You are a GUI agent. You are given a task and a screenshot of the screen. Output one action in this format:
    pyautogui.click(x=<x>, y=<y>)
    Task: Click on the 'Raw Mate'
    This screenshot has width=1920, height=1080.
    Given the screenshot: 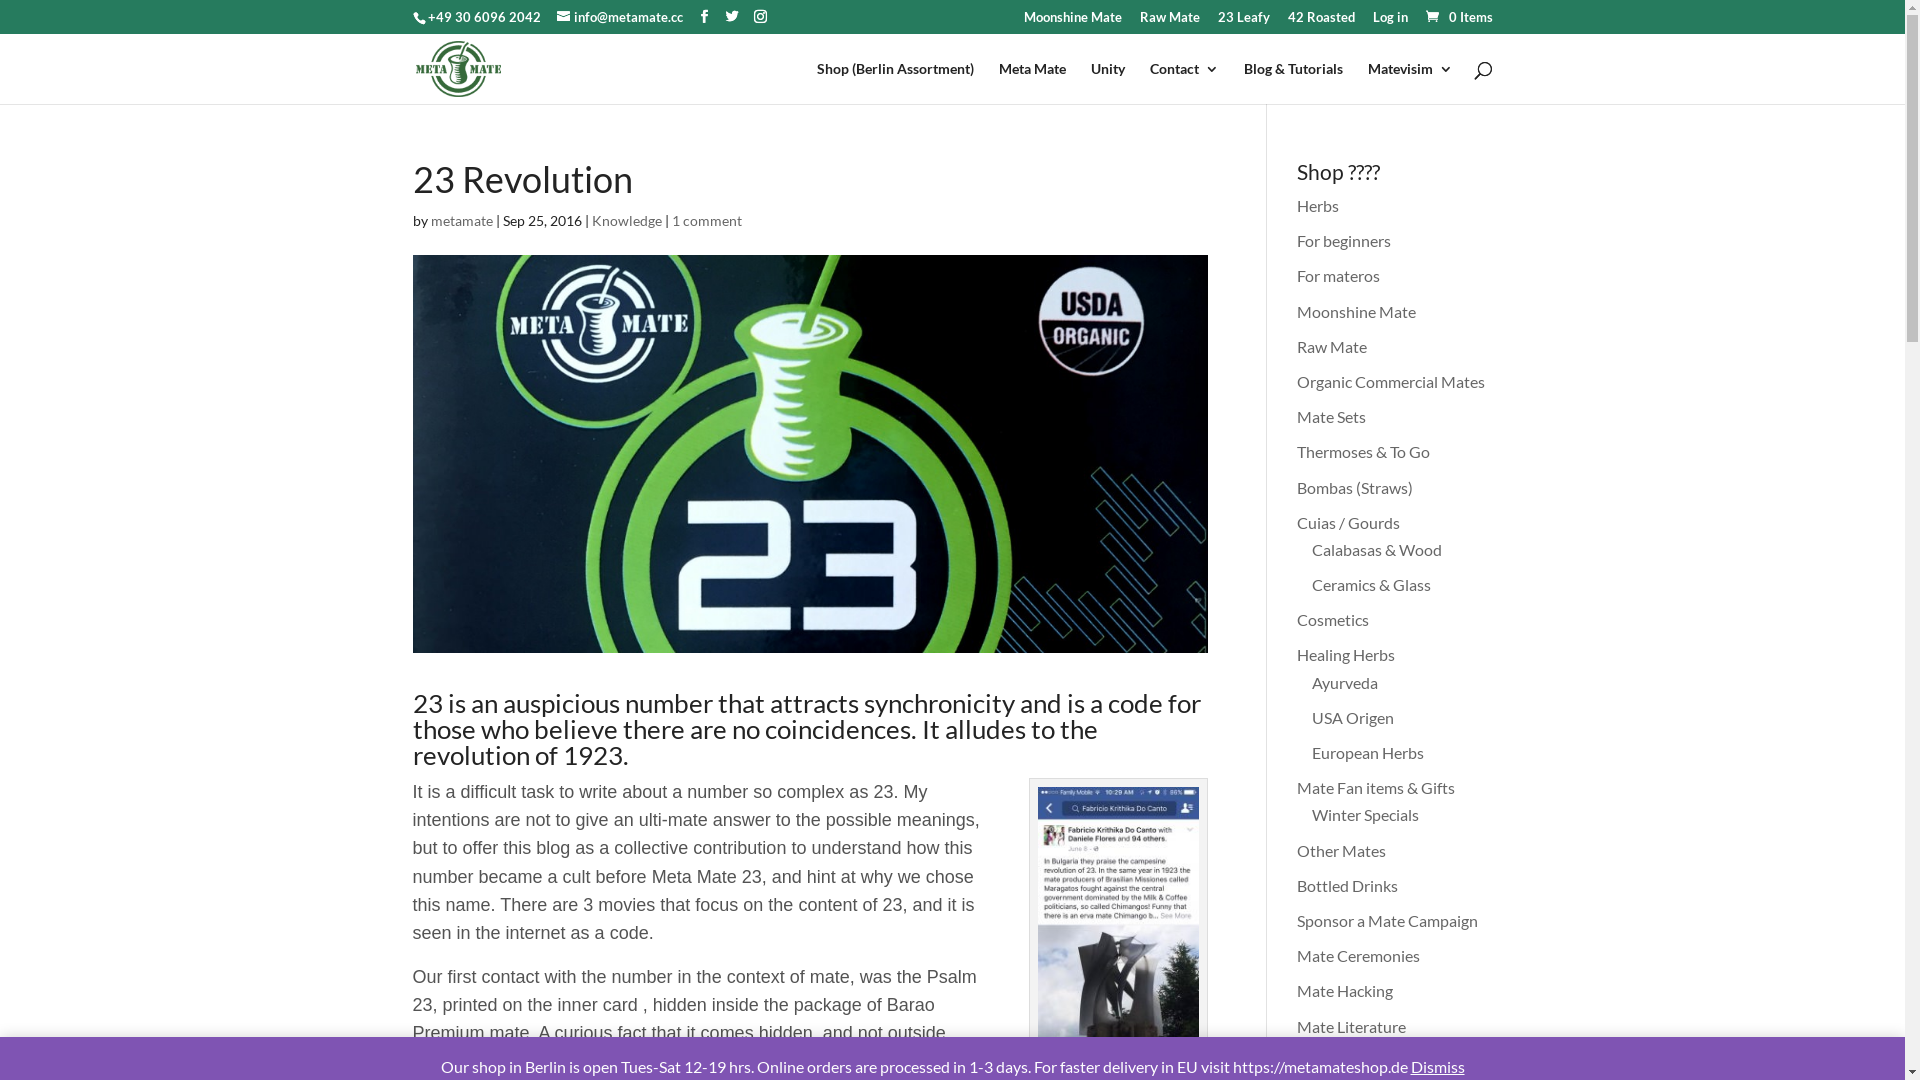 What is the action you would take?
    pyautogui.click(x=1170, y=22)
    